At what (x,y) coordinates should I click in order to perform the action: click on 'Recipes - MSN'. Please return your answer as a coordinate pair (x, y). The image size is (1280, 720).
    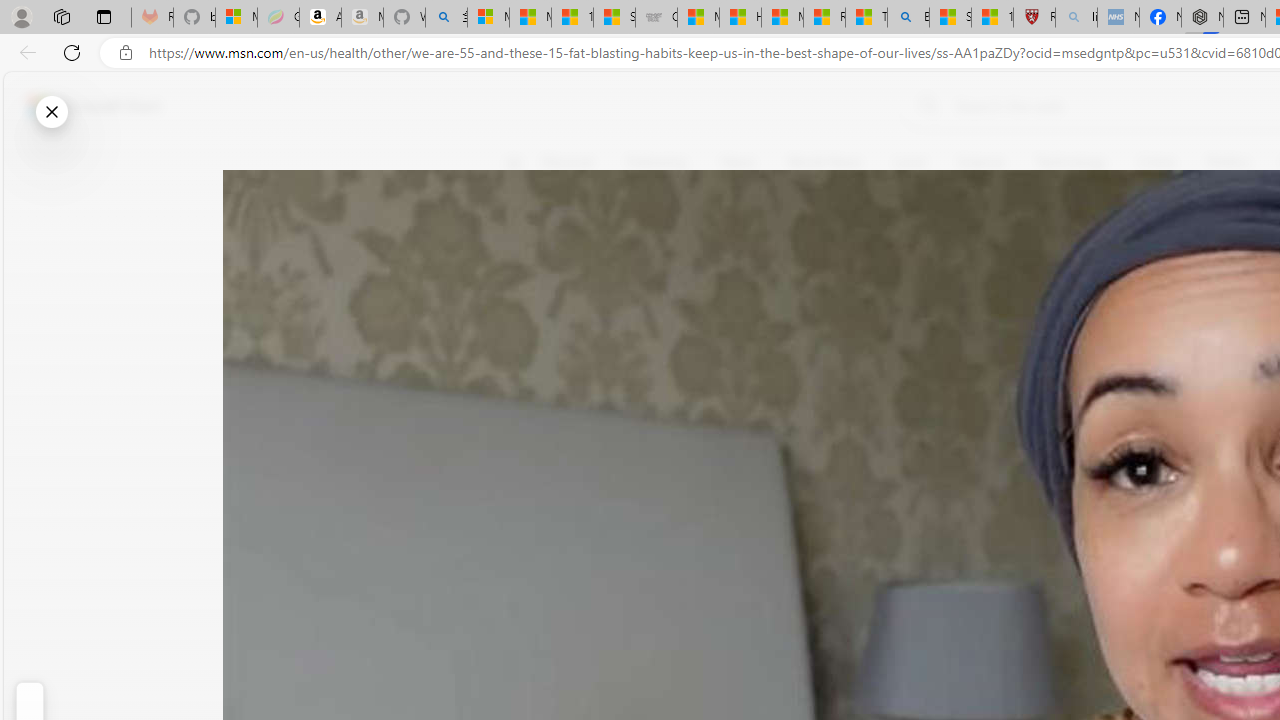
    Looking at the image, I should click on (824, 17).